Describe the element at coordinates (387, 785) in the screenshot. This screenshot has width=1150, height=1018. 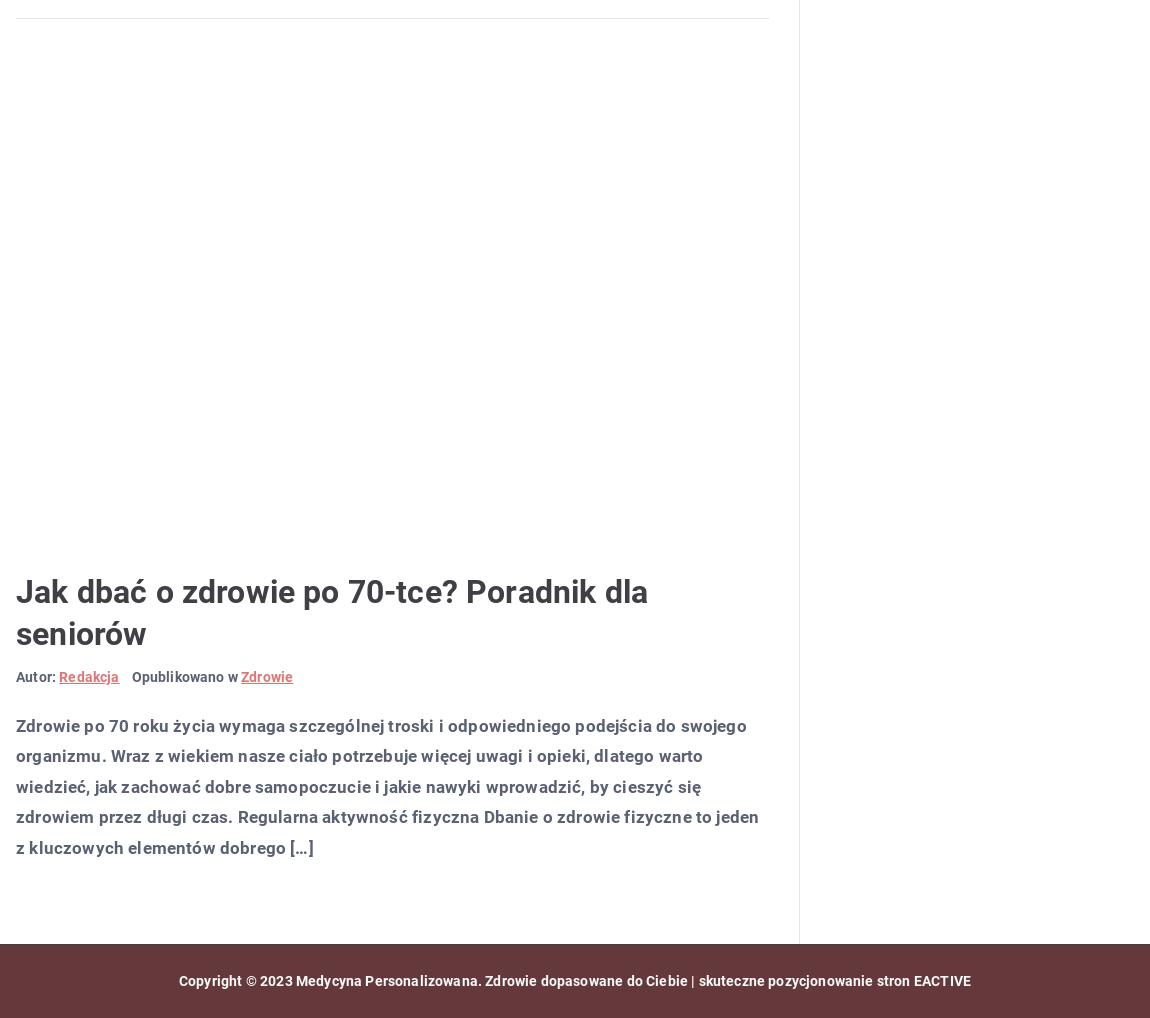
I see `'Zdrowie po 70 roku życia wymaga szczególnej troski i odpowiedniego podejścia do swojego organizmu. Wraz z wiekiem nasze ciało potrzebuje więcej uwagi i opieki, dlatego warto wiedzieć, jak zachować dobre samopoczucie i jakie nawyki wprowadzić, by cieszyć się zdrowiem przez długi czas. Regularna aktywność fizyczna Dbanie o zdrowie fizyczne to jeden z kluczowych elementów dobrego […]'` at that location.